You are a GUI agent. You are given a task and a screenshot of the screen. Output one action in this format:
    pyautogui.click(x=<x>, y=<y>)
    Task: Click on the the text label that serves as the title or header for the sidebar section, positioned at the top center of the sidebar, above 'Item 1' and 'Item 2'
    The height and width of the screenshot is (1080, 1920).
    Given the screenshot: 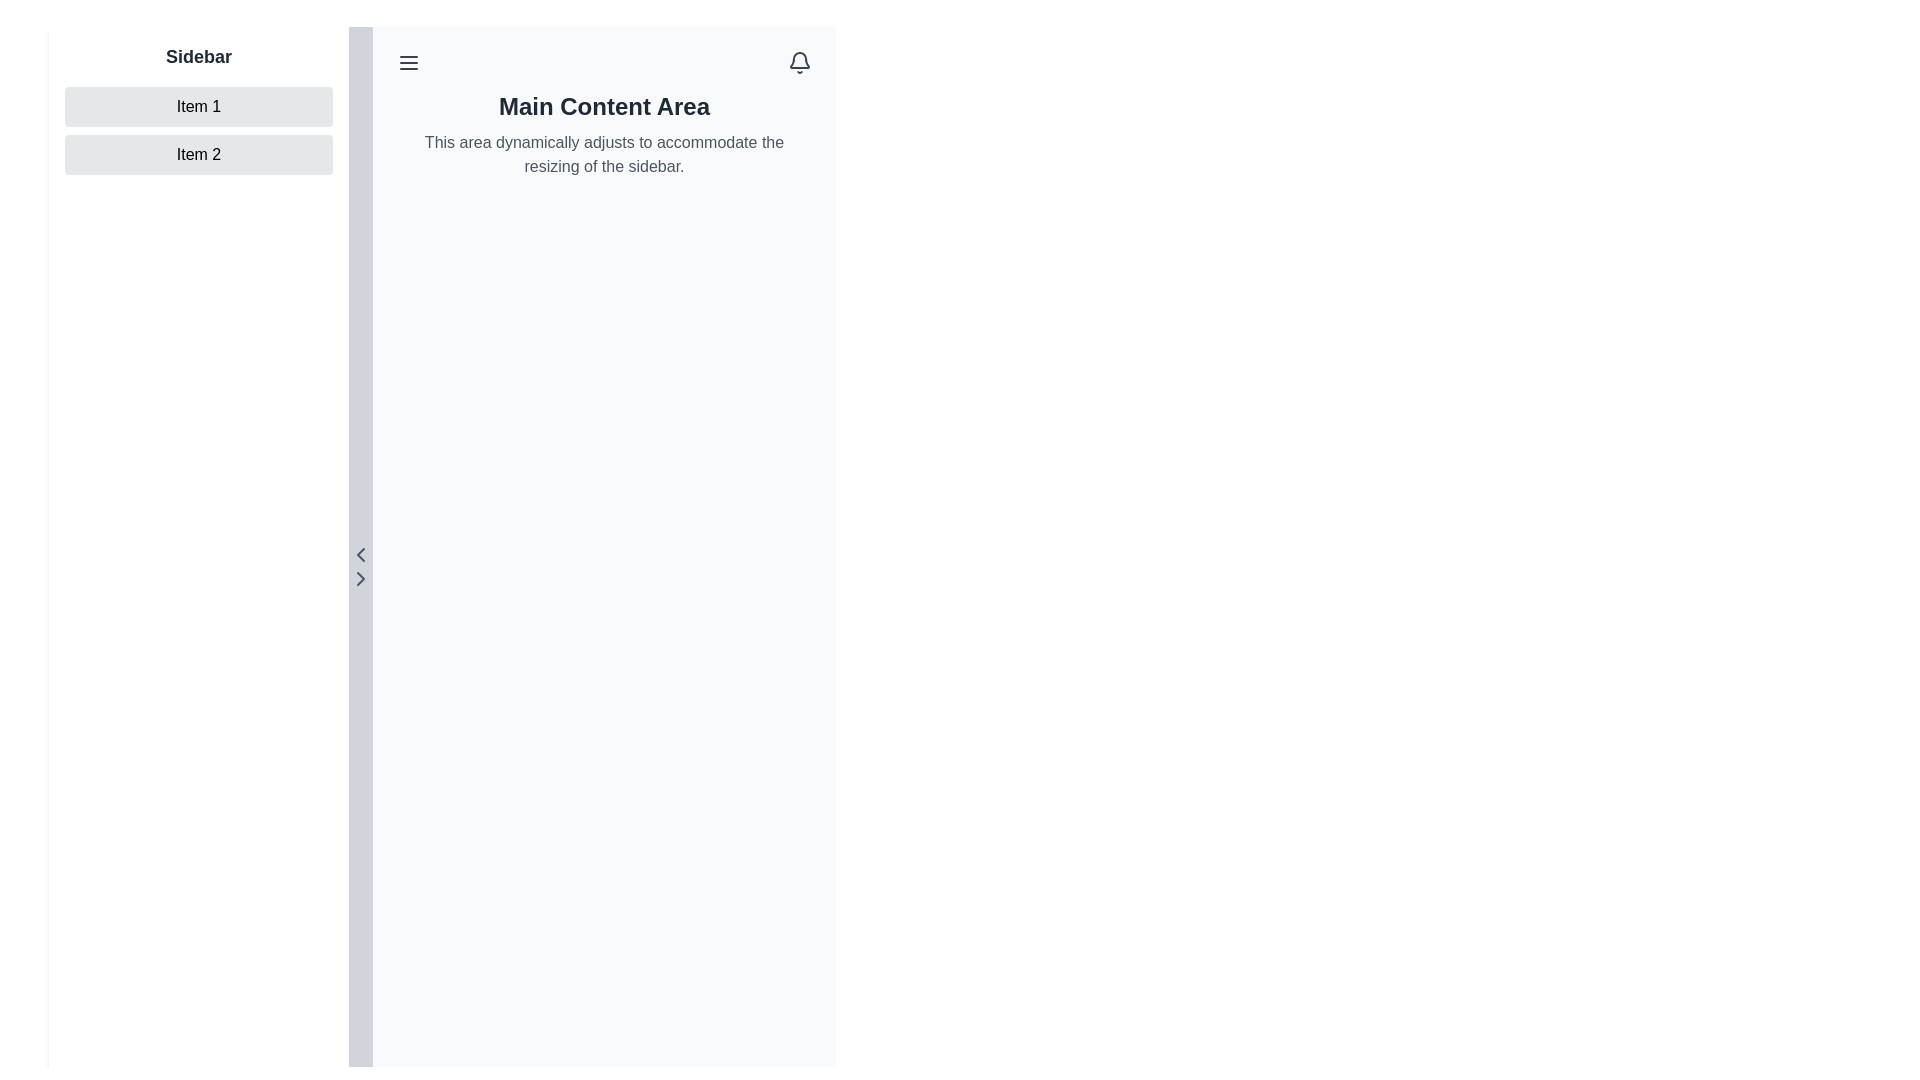 What is the action you would take?
    pyautogui.click(x=198, y=56)
    